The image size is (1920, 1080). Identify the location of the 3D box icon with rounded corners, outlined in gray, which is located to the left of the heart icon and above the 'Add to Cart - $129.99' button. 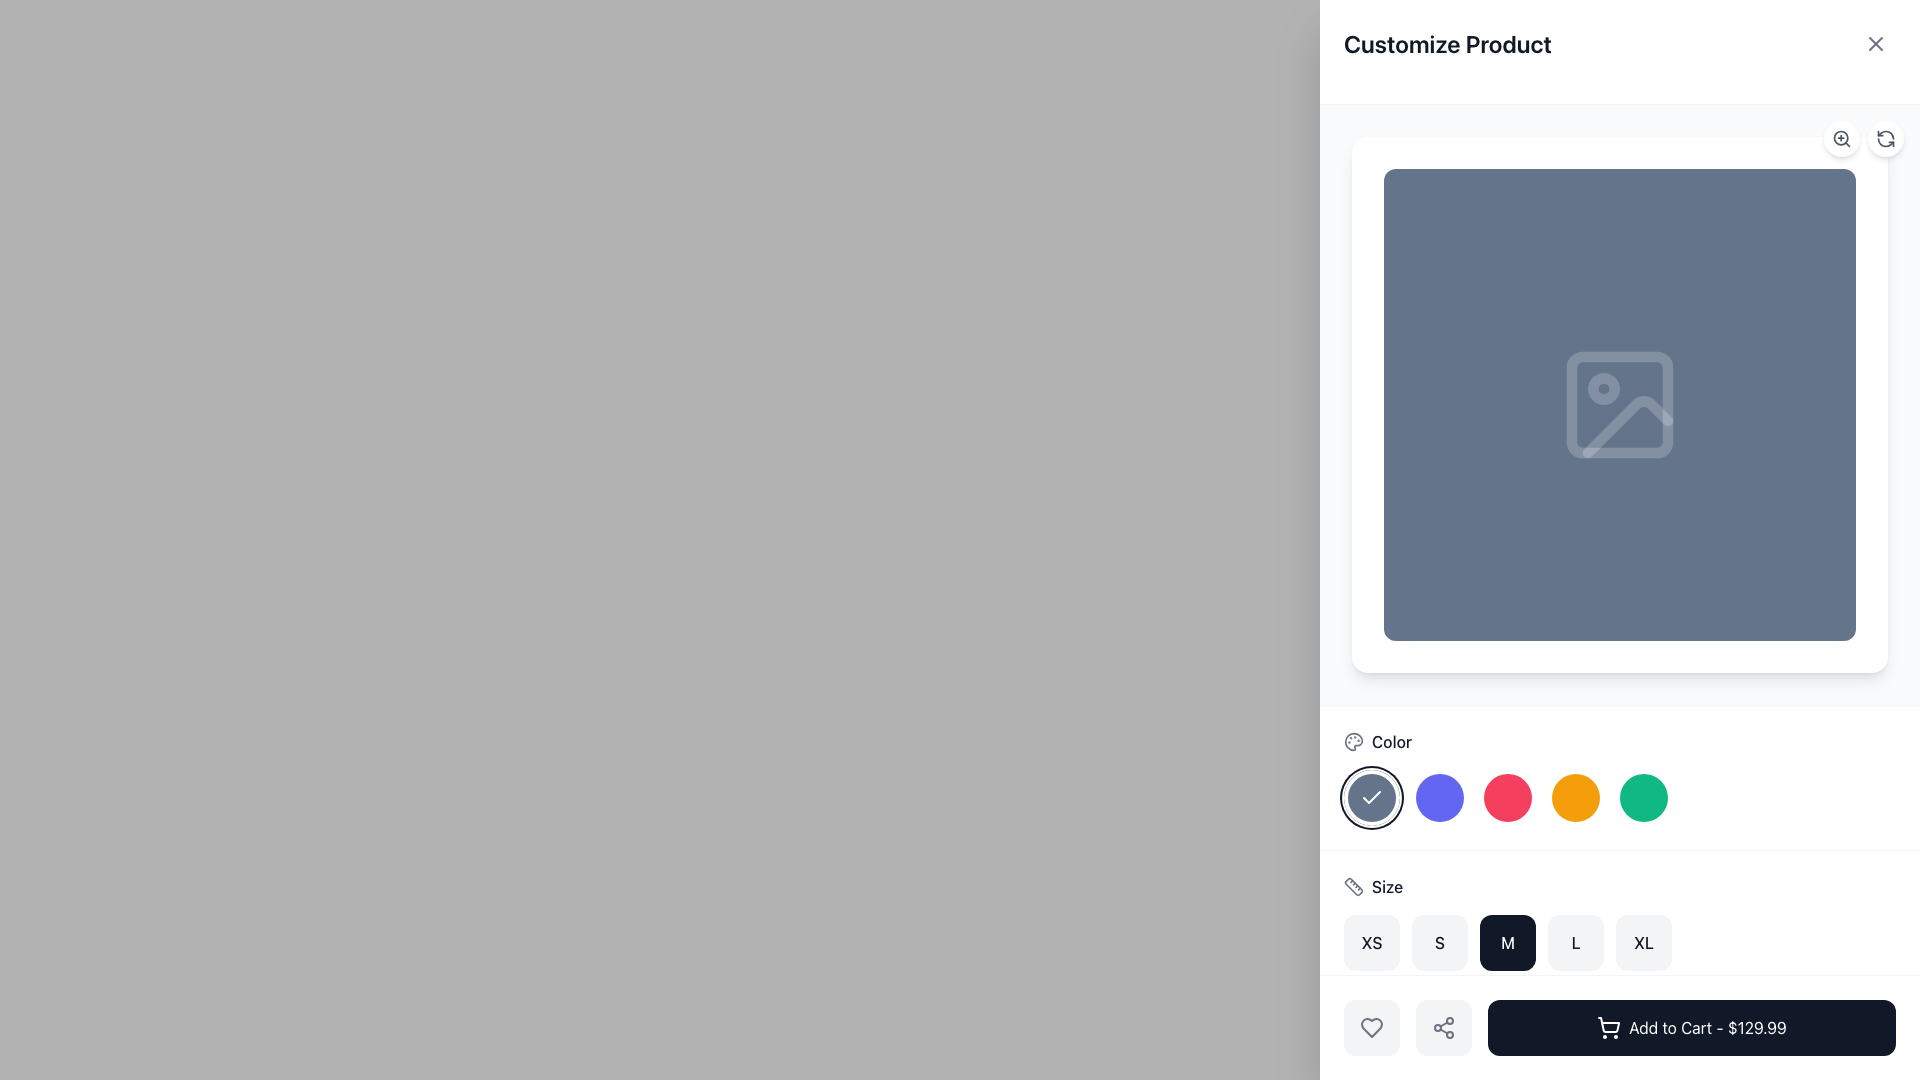
(1353, 1032).